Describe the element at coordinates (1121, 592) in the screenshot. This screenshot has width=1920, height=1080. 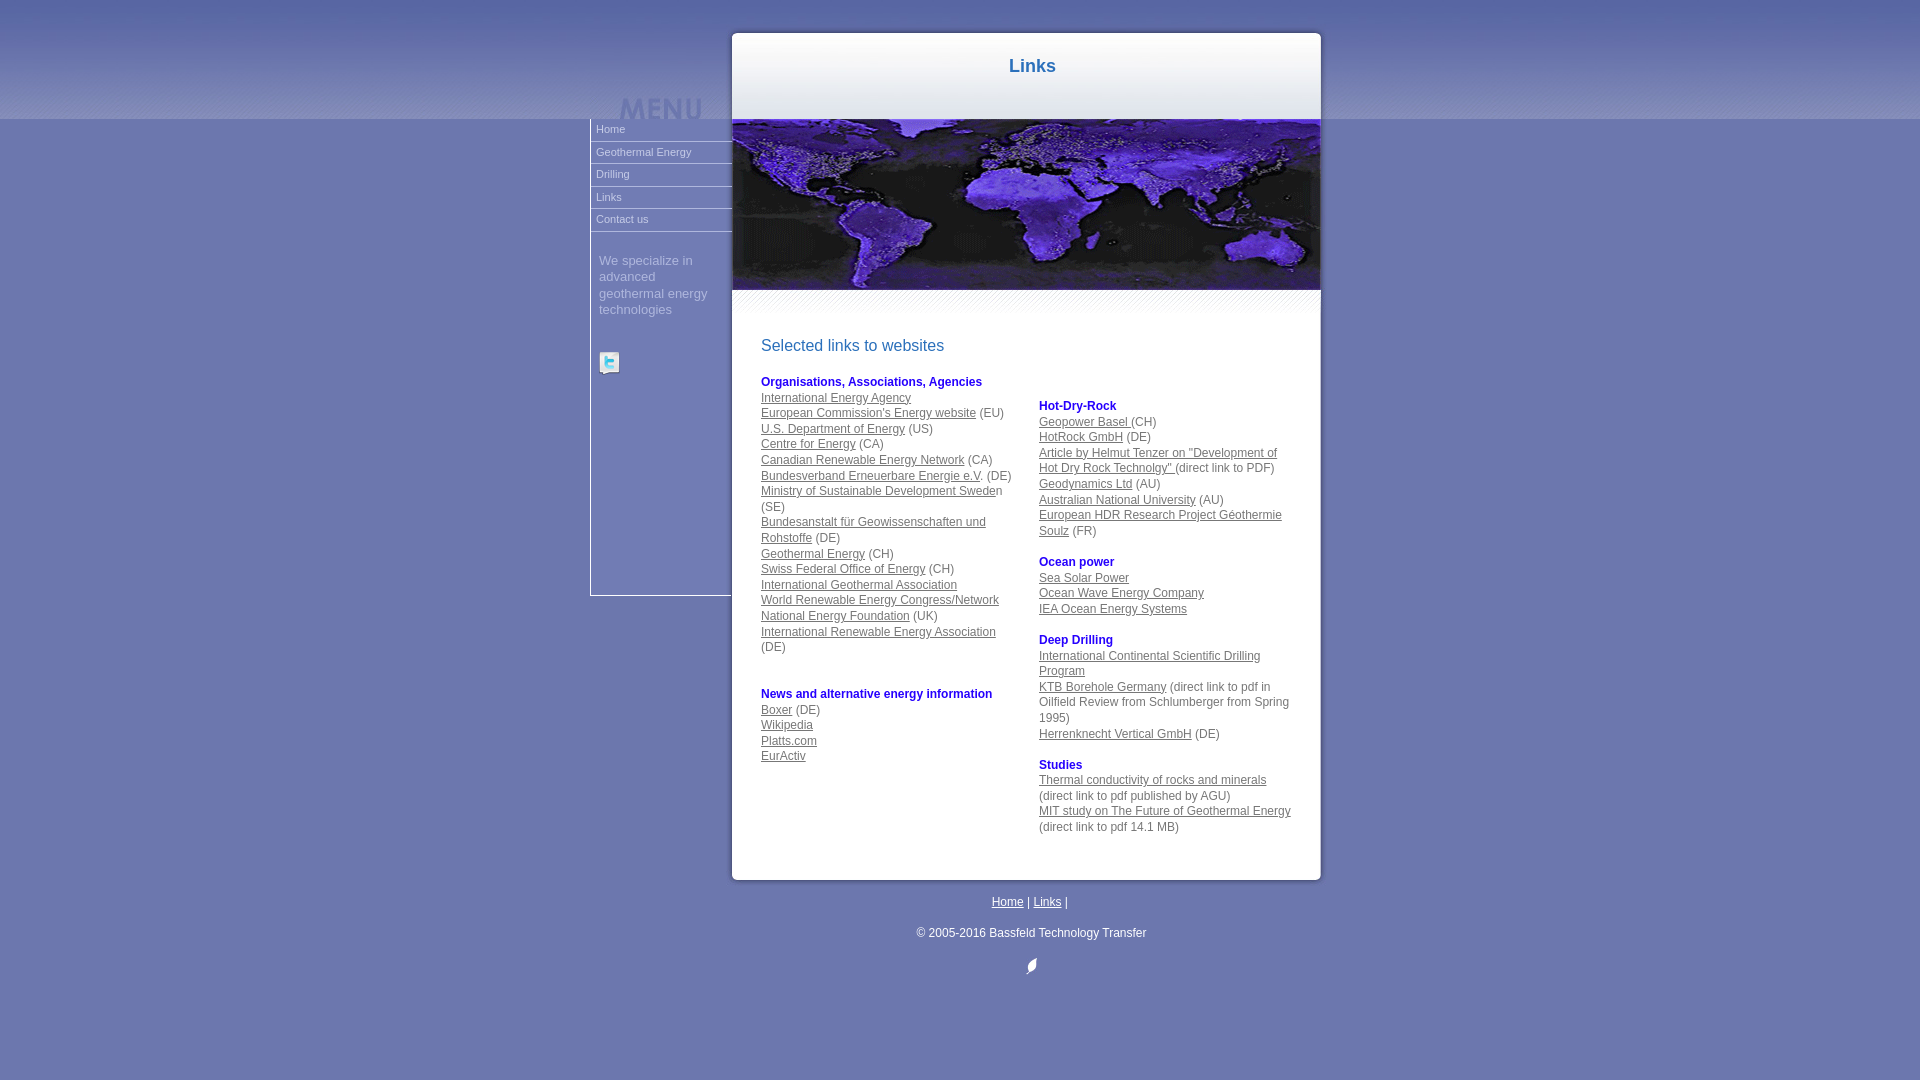
I see `'Ocean Wave Energy Company'` at that location.